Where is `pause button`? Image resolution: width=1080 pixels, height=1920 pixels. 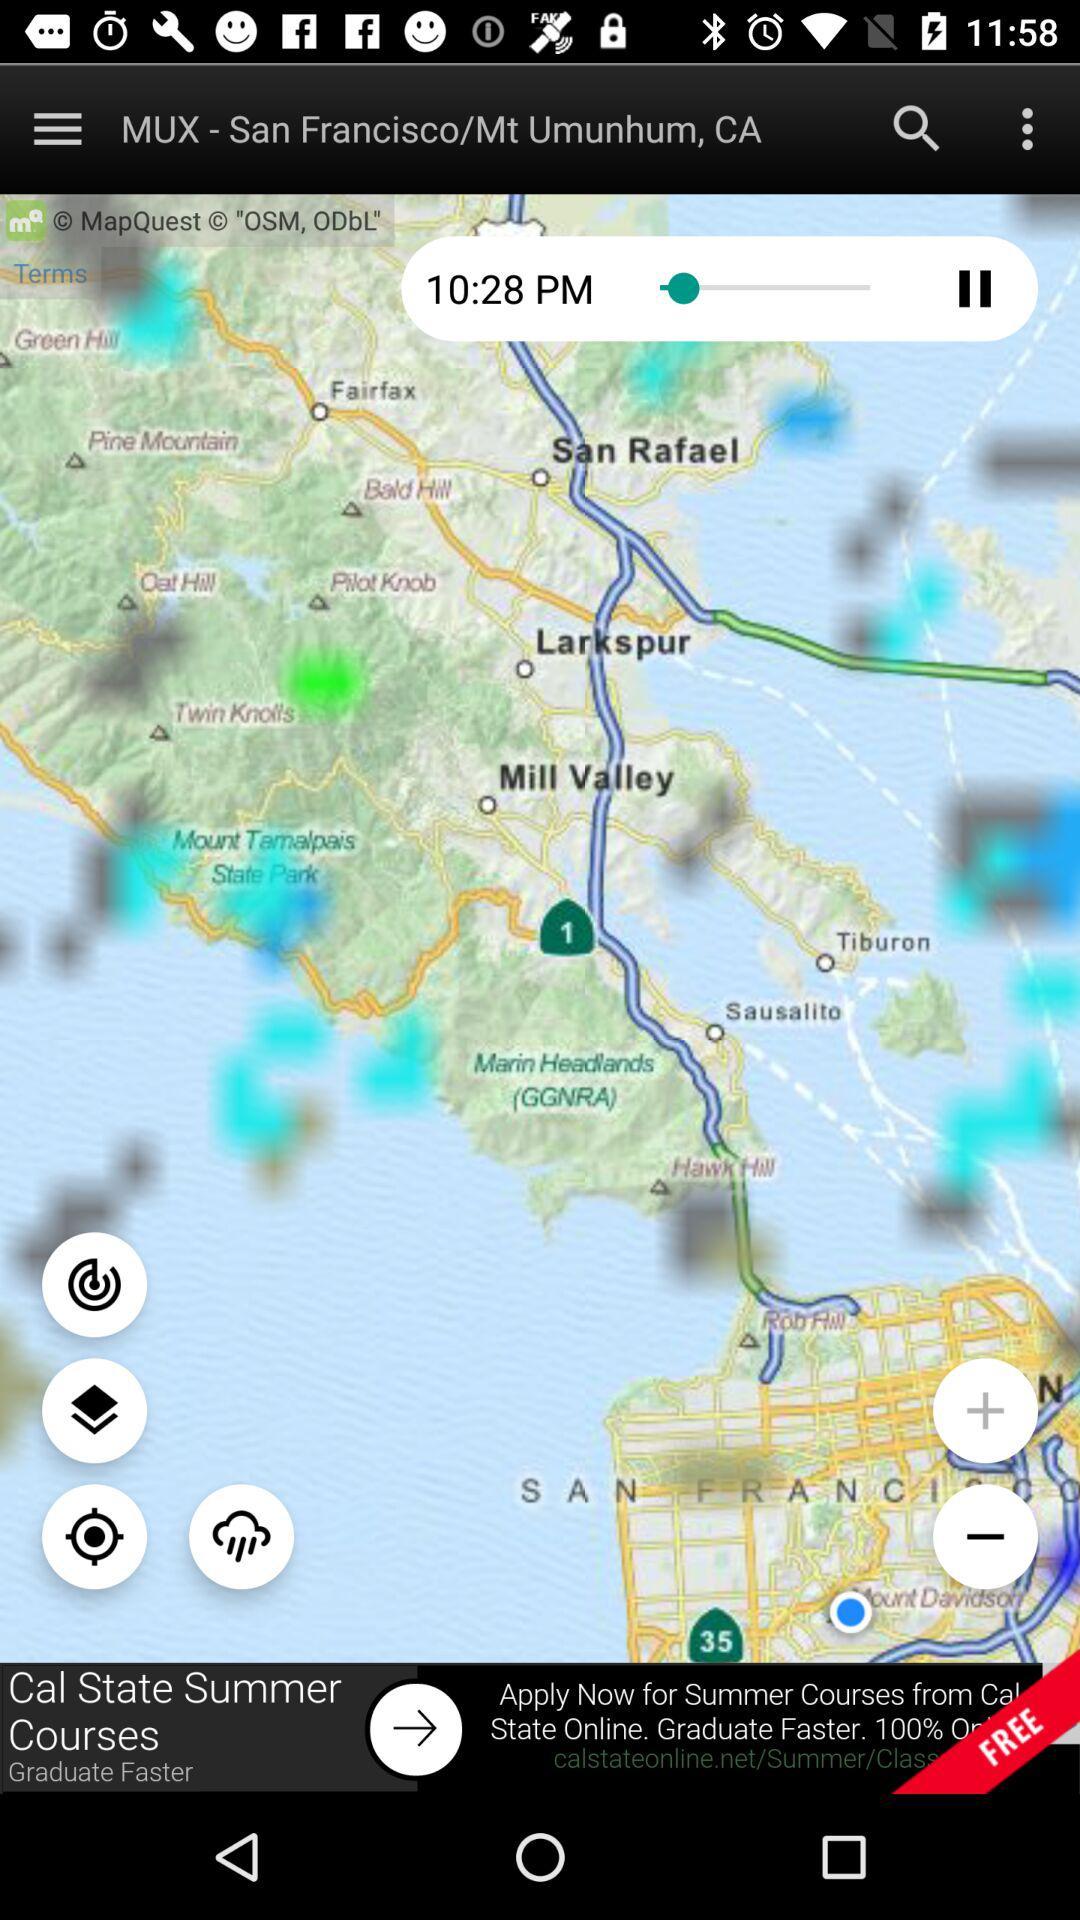
pause button is located at coordinates (974, 287).